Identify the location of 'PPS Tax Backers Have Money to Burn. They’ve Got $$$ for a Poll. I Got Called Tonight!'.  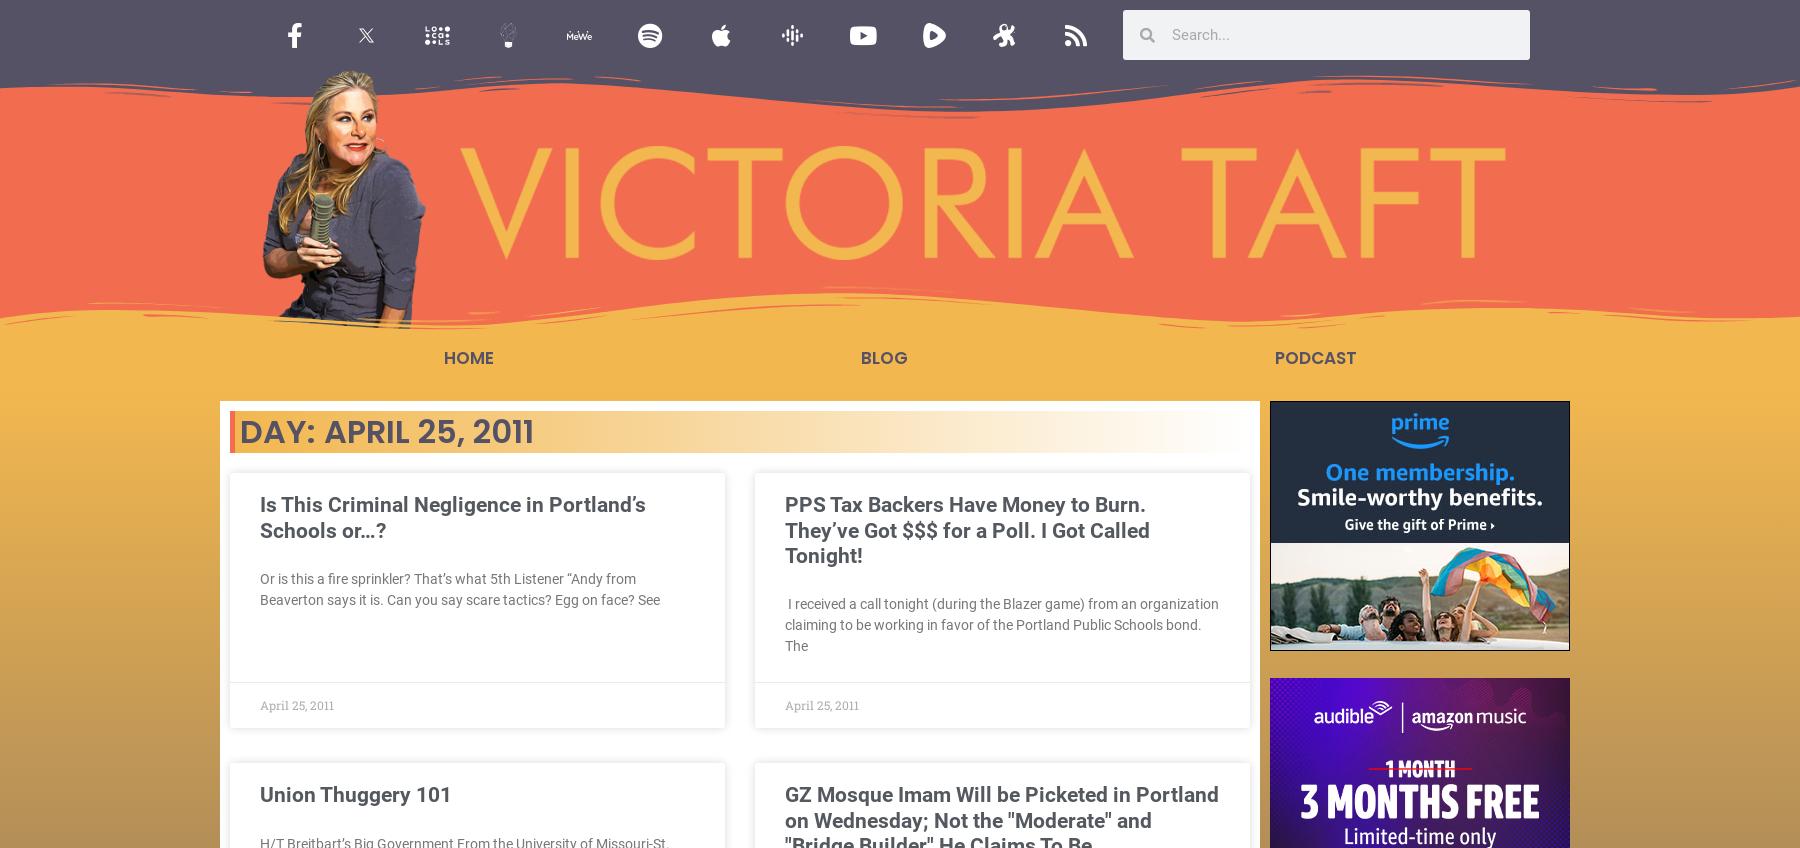
(966, 530).